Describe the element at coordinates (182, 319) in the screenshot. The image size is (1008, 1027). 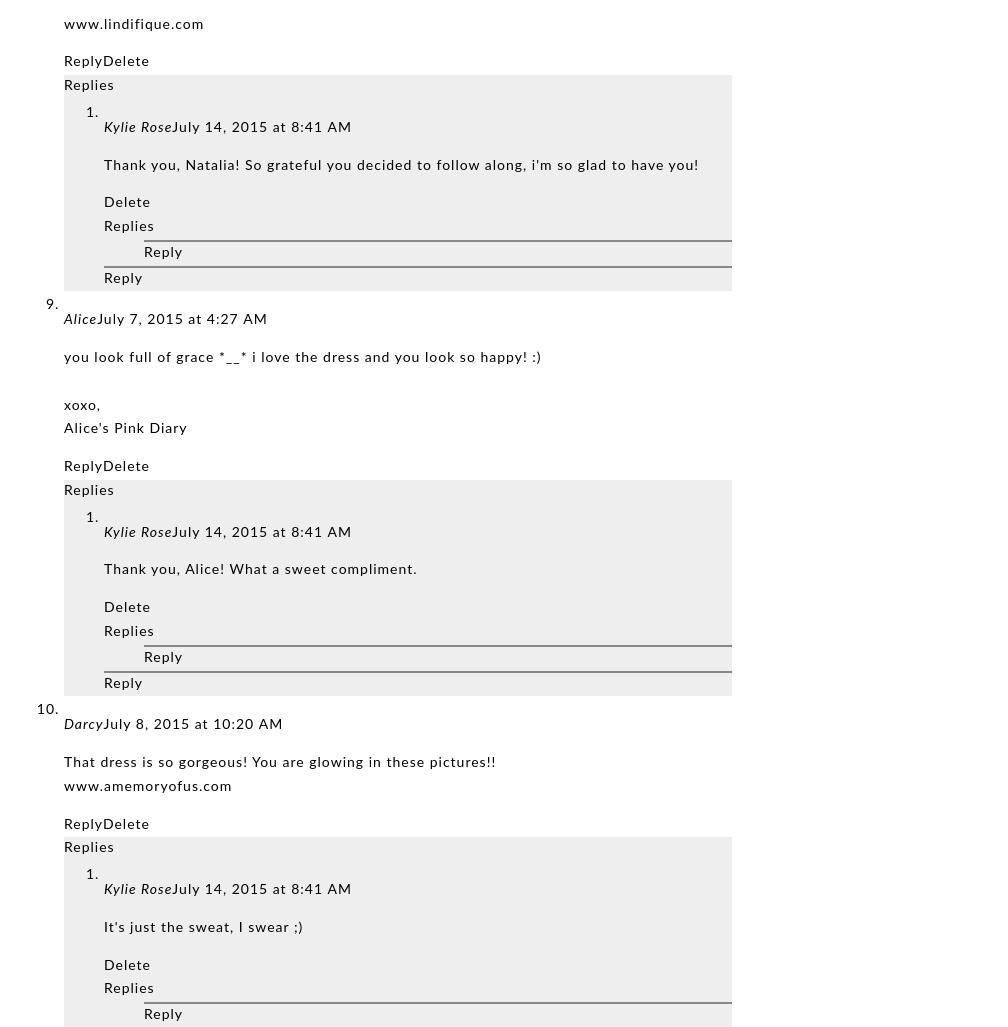
I see `'July 7, 2015 at 4:27 AM'` at that location.